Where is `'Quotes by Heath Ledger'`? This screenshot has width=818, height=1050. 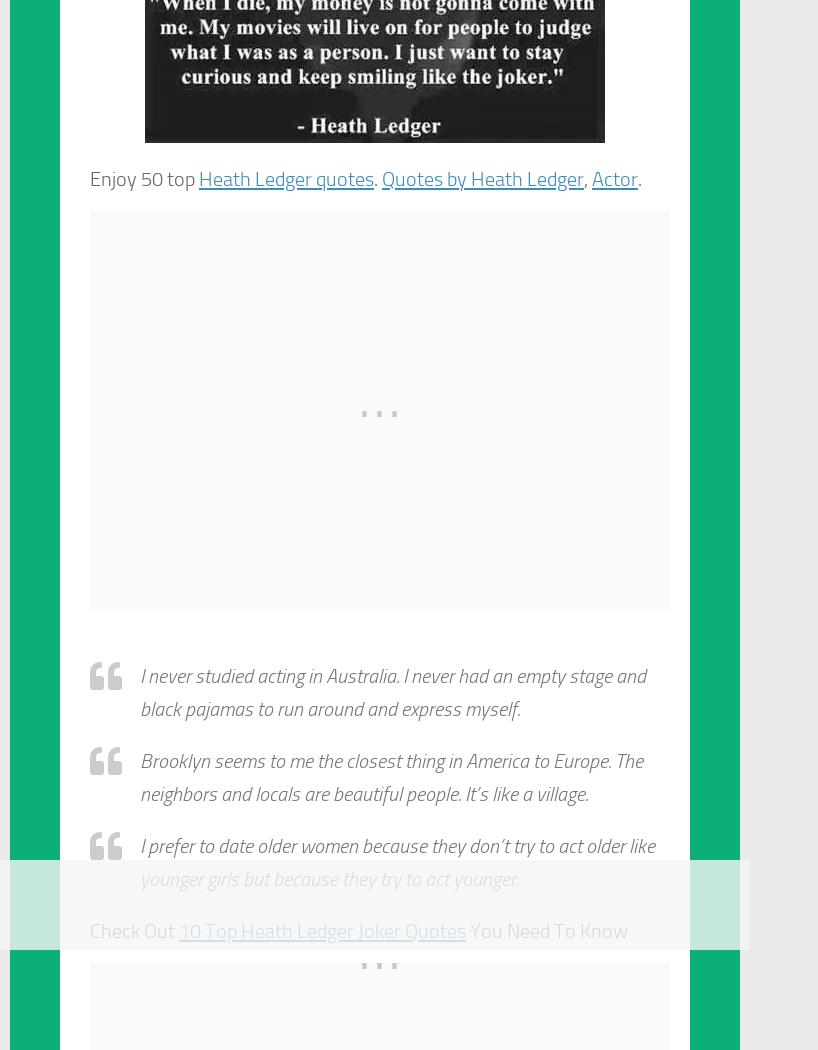 'Quotes by Heath Ledger' is located at coordinates (483, 179).